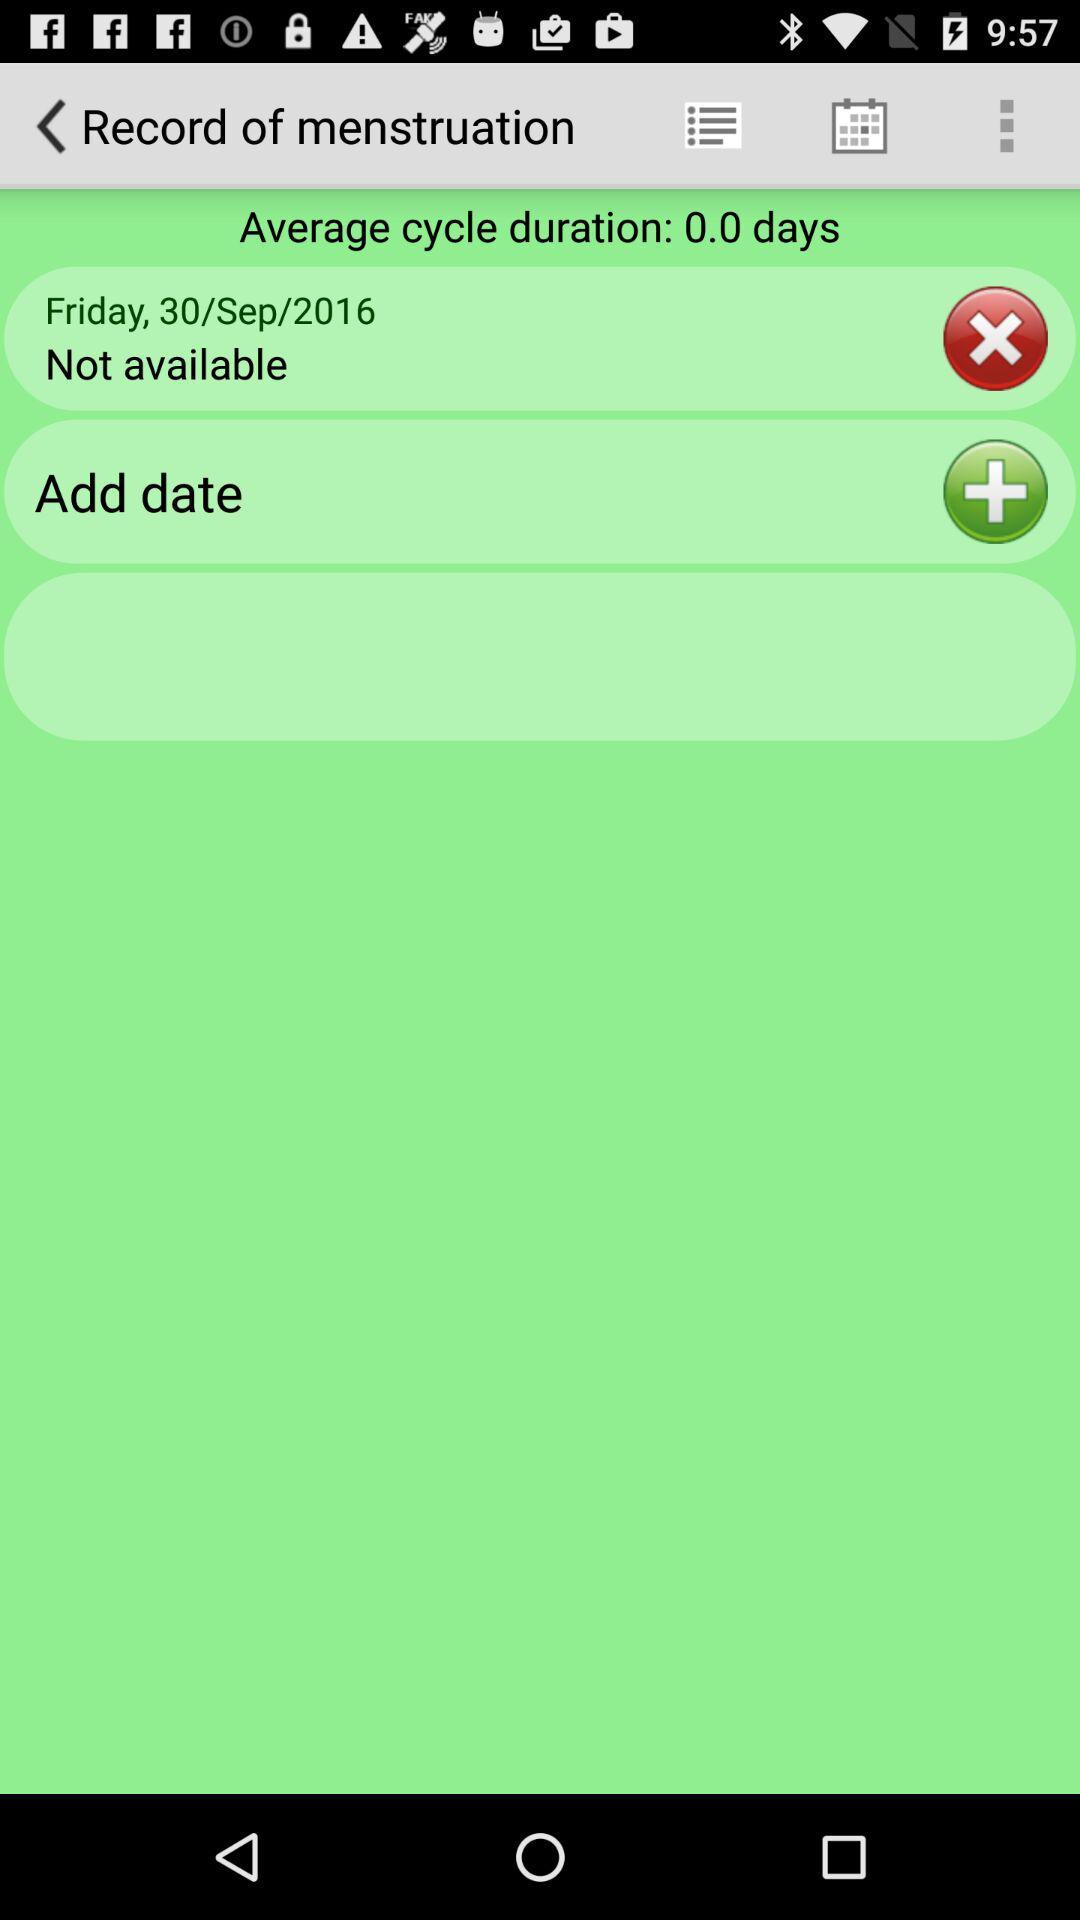  What do you see at coordinates (995, 491) in the screenshot?
I see `icon to the right of add date item` at bounding box center [995, 491].